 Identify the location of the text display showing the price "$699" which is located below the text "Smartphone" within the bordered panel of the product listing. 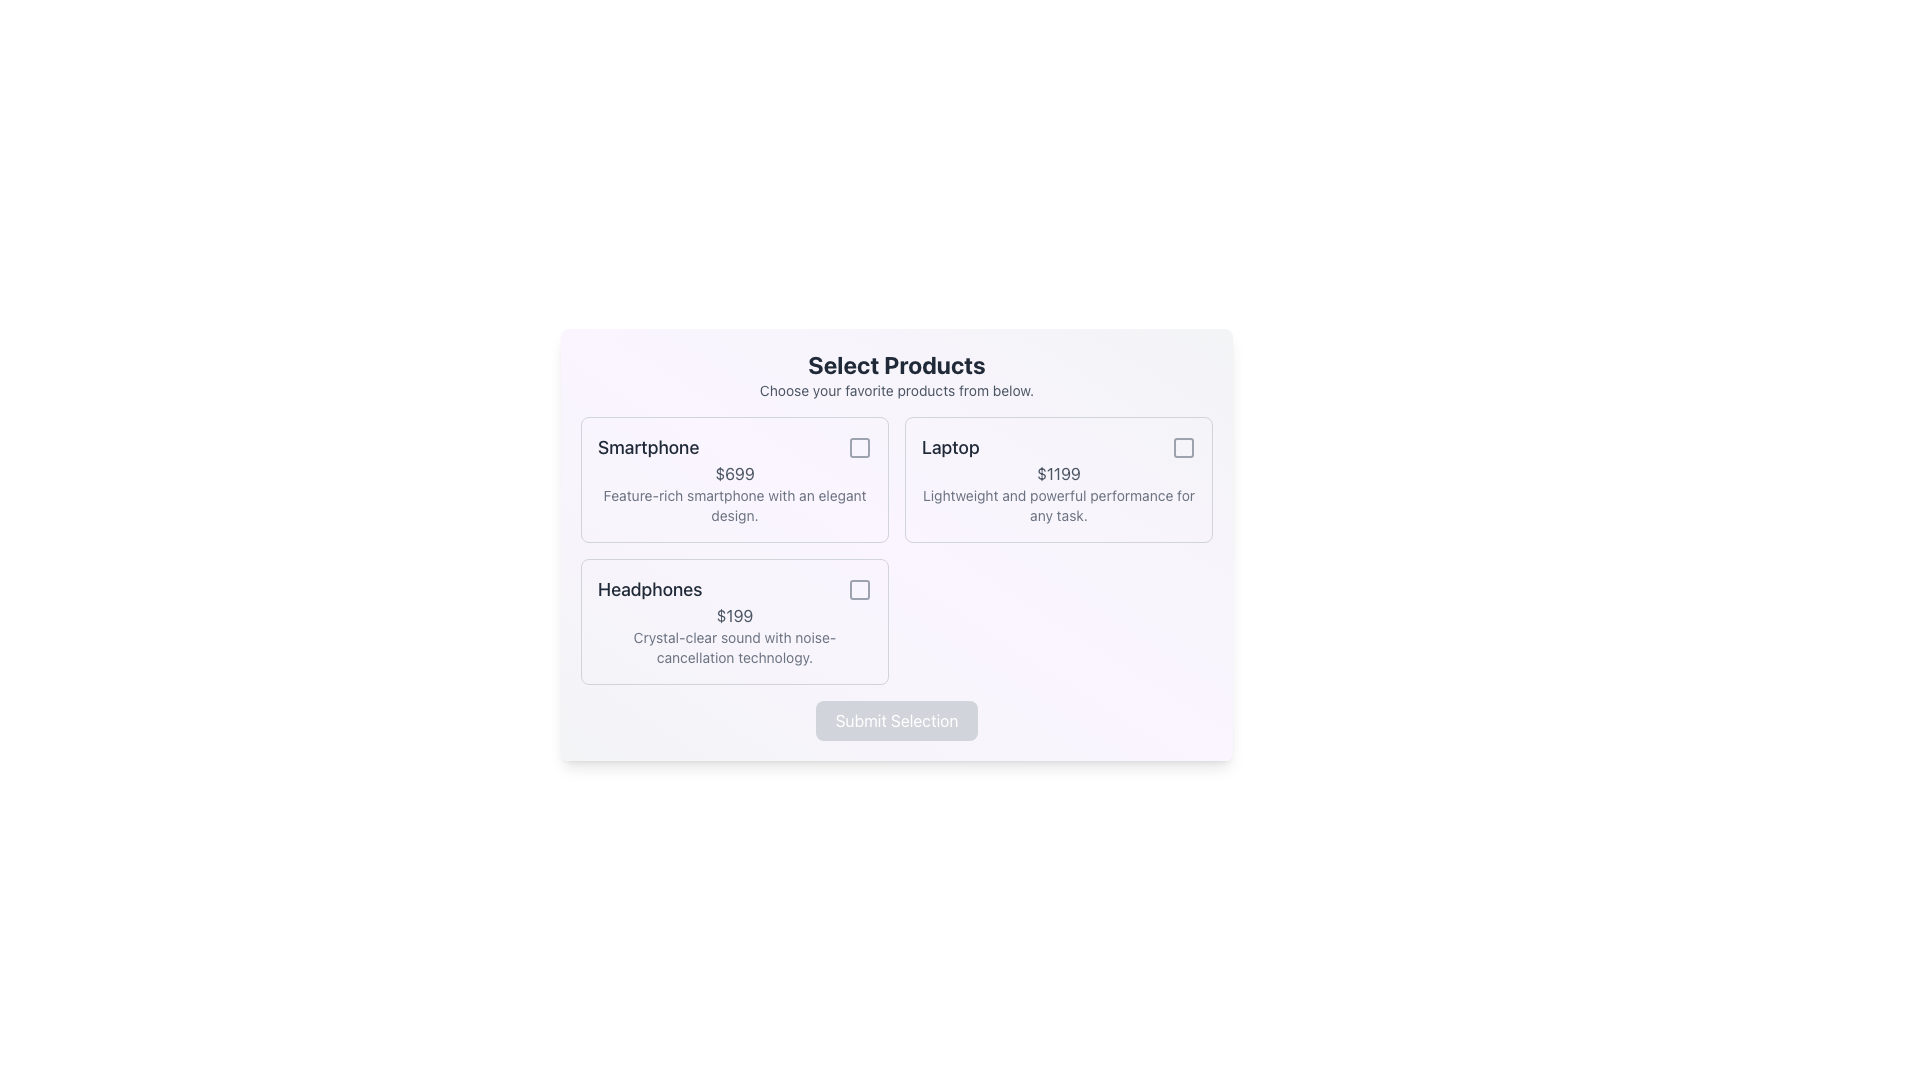
(733, 474).